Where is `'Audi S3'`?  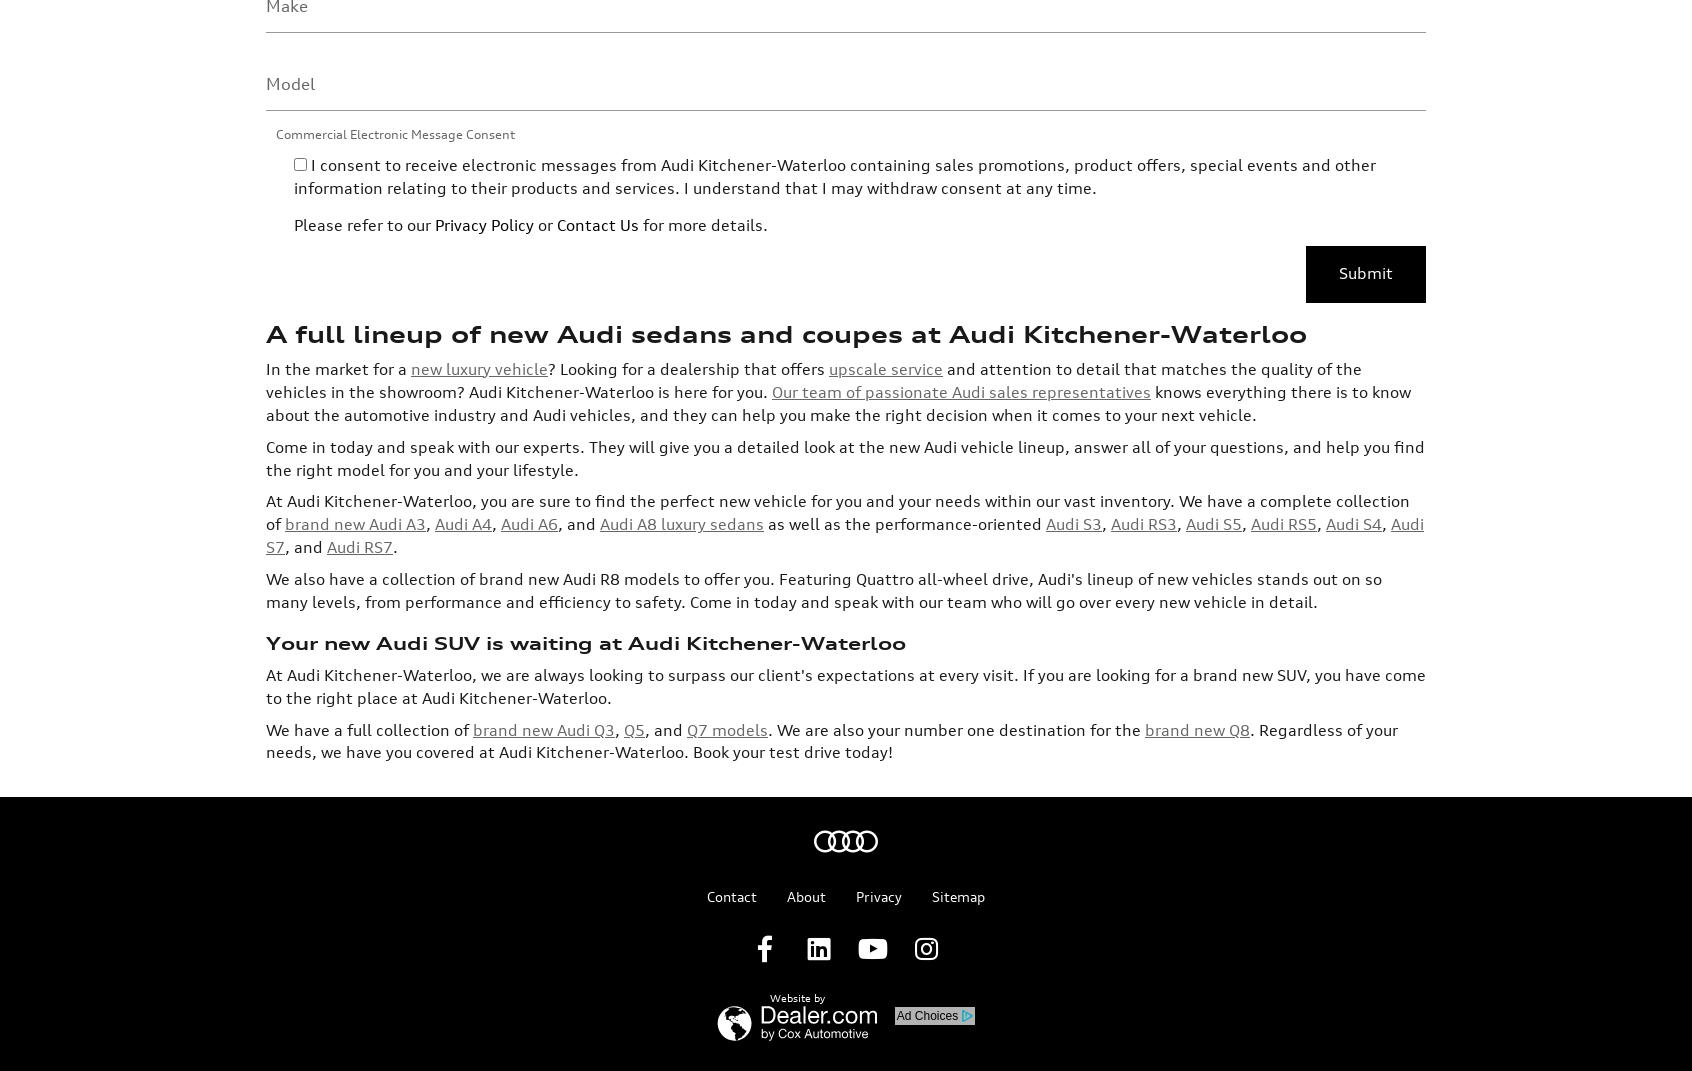 'Audi S3' is located at coordinates (1074, 361).